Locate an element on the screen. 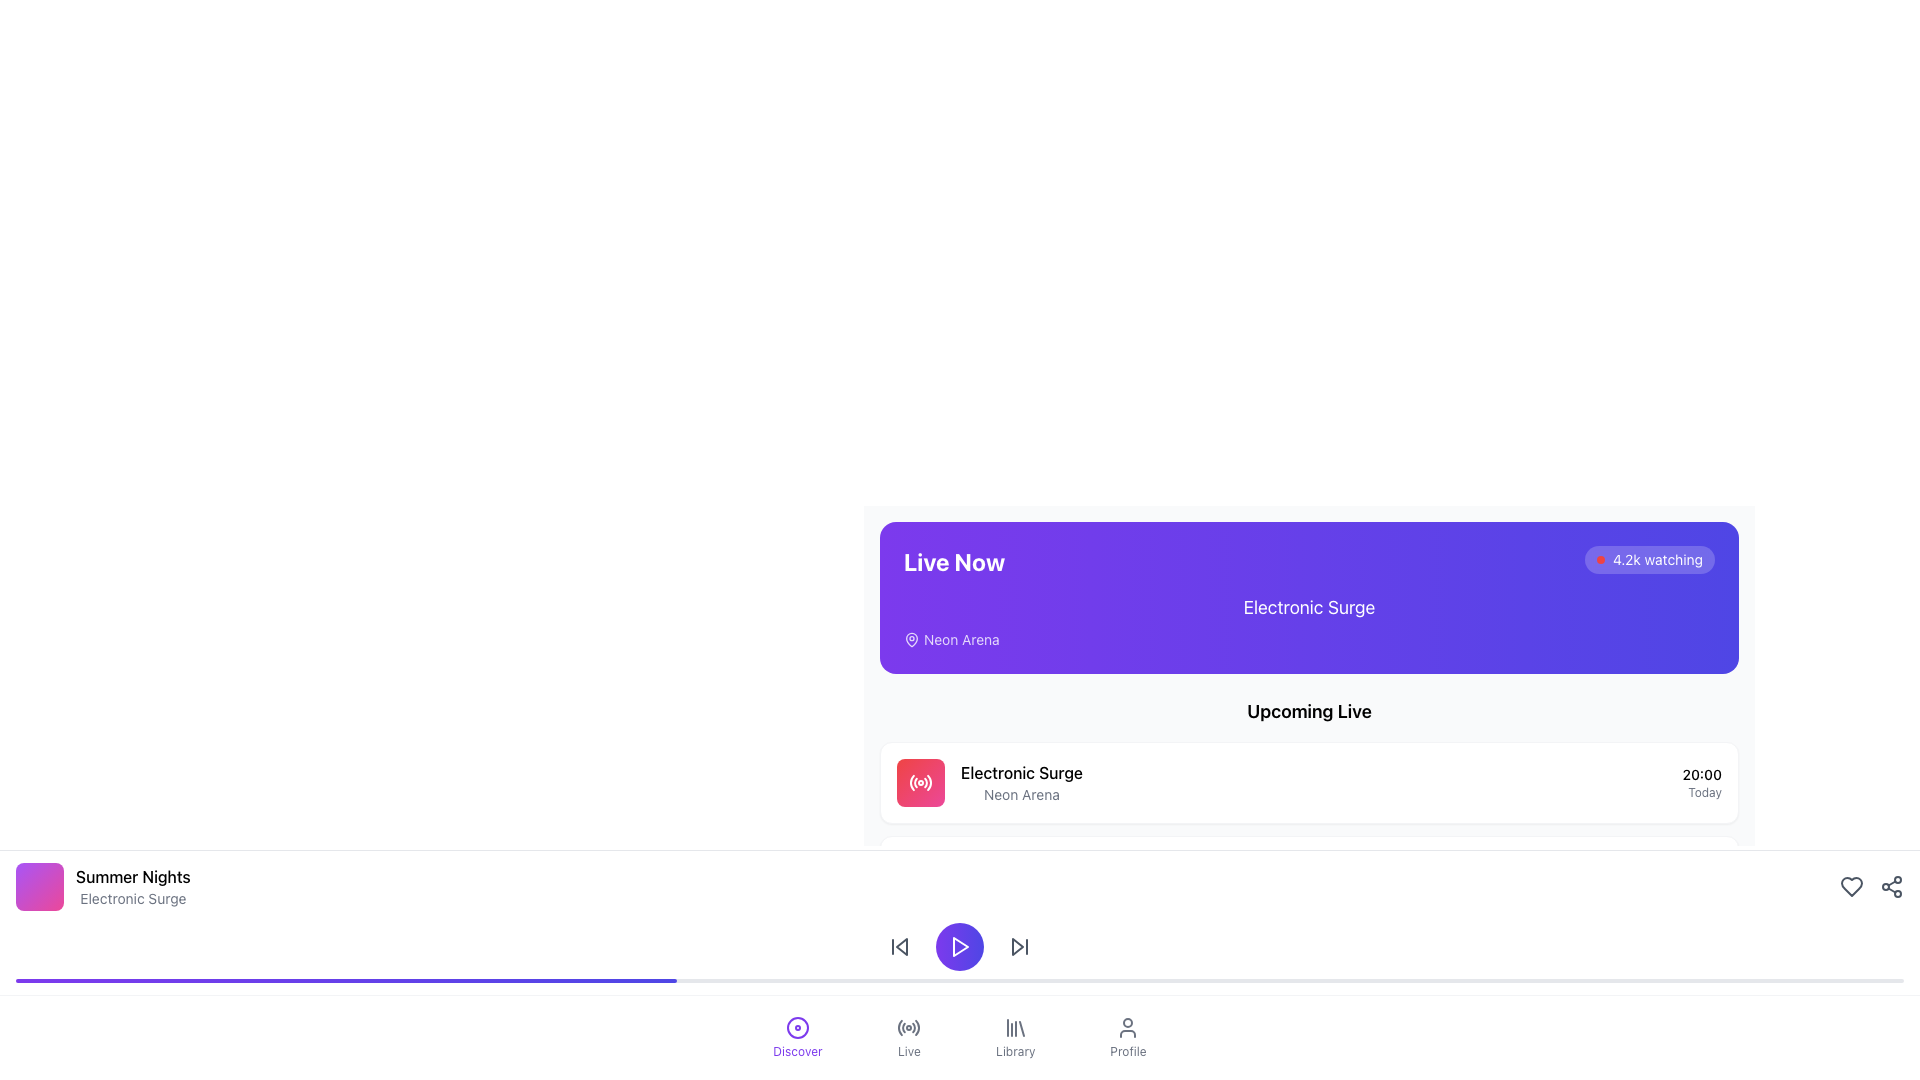 This screenshot has width=1920, height=1080. the Media item display that features a purple-to-pink gradient square on the left and the text 'Summer Nights' and 'Electronic Surge' on the right is located at coordinates (102, 886).